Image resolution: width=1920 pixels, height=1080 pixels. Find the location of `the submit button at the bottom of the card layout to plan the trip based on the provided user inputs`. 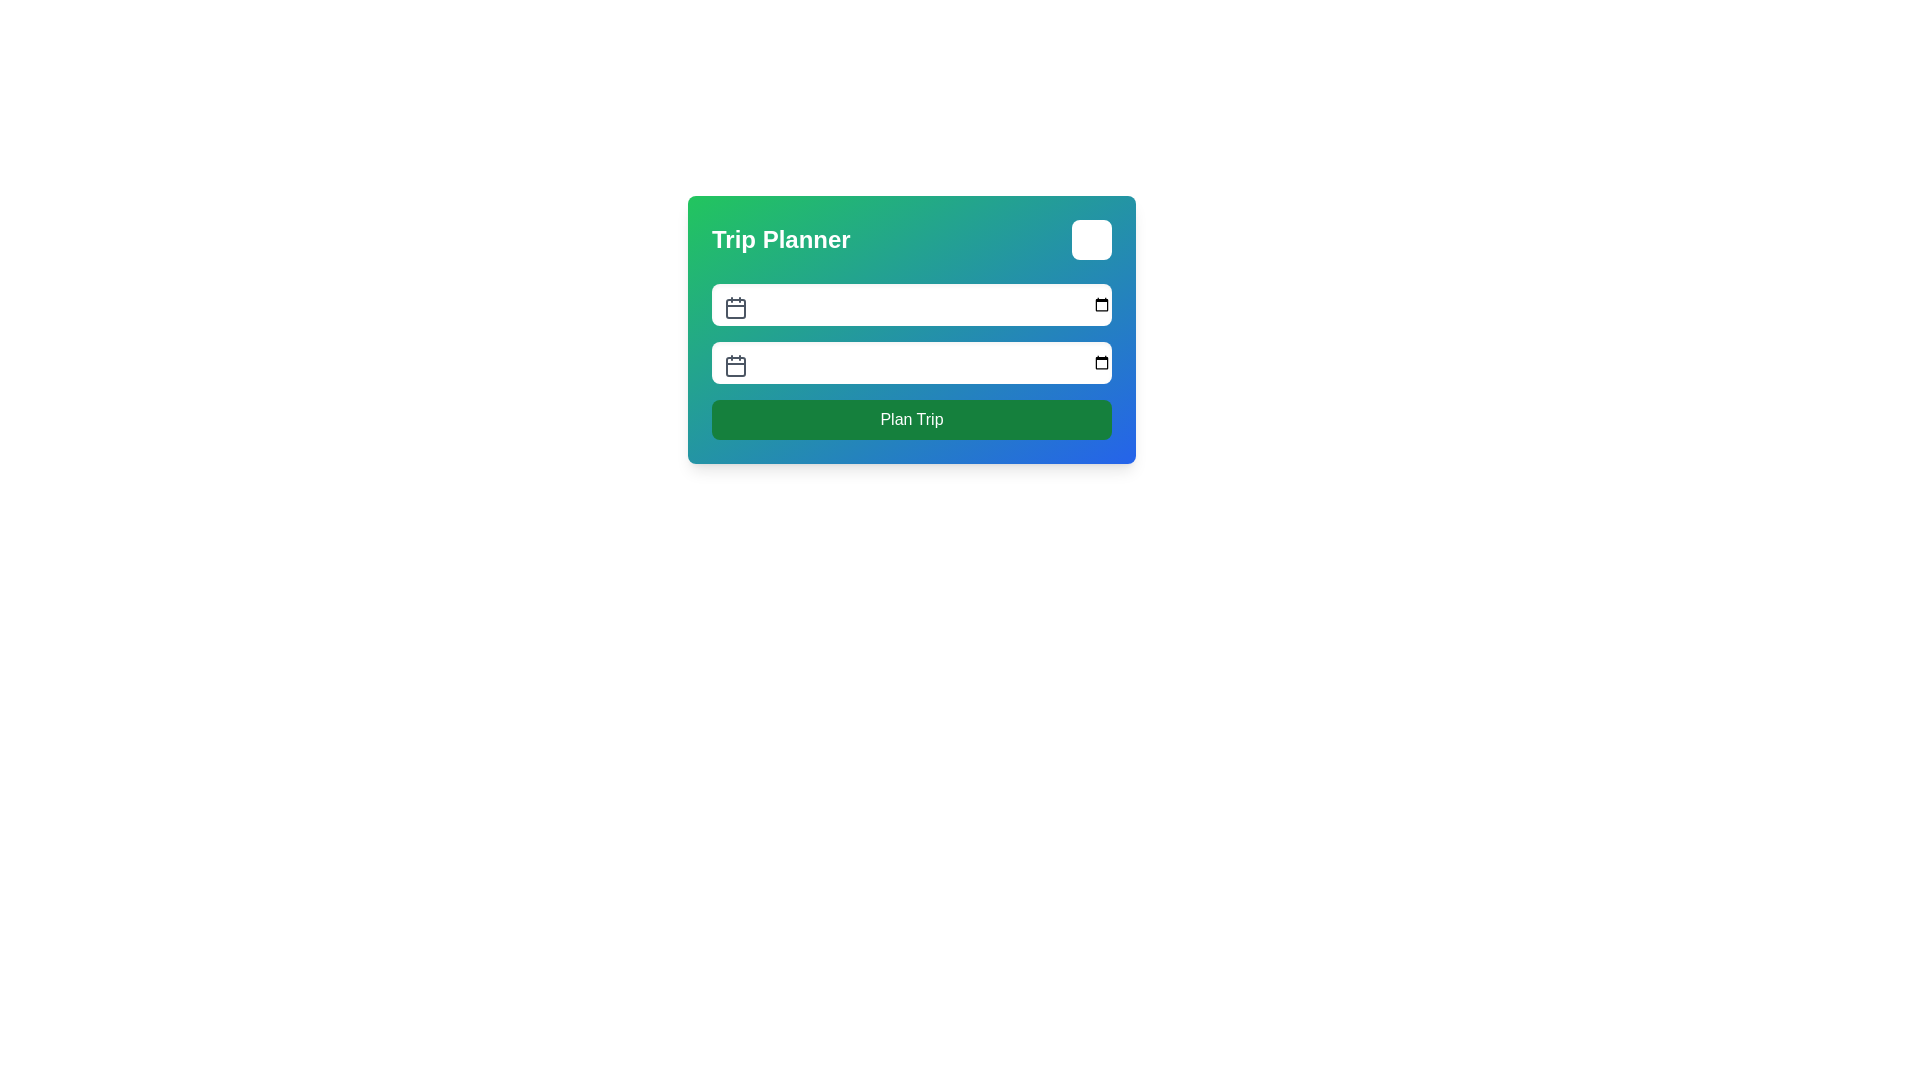

the submit button at the bottom of the card layout to plan the trip based on the provided user inputs is located at coordinates (911, 419).